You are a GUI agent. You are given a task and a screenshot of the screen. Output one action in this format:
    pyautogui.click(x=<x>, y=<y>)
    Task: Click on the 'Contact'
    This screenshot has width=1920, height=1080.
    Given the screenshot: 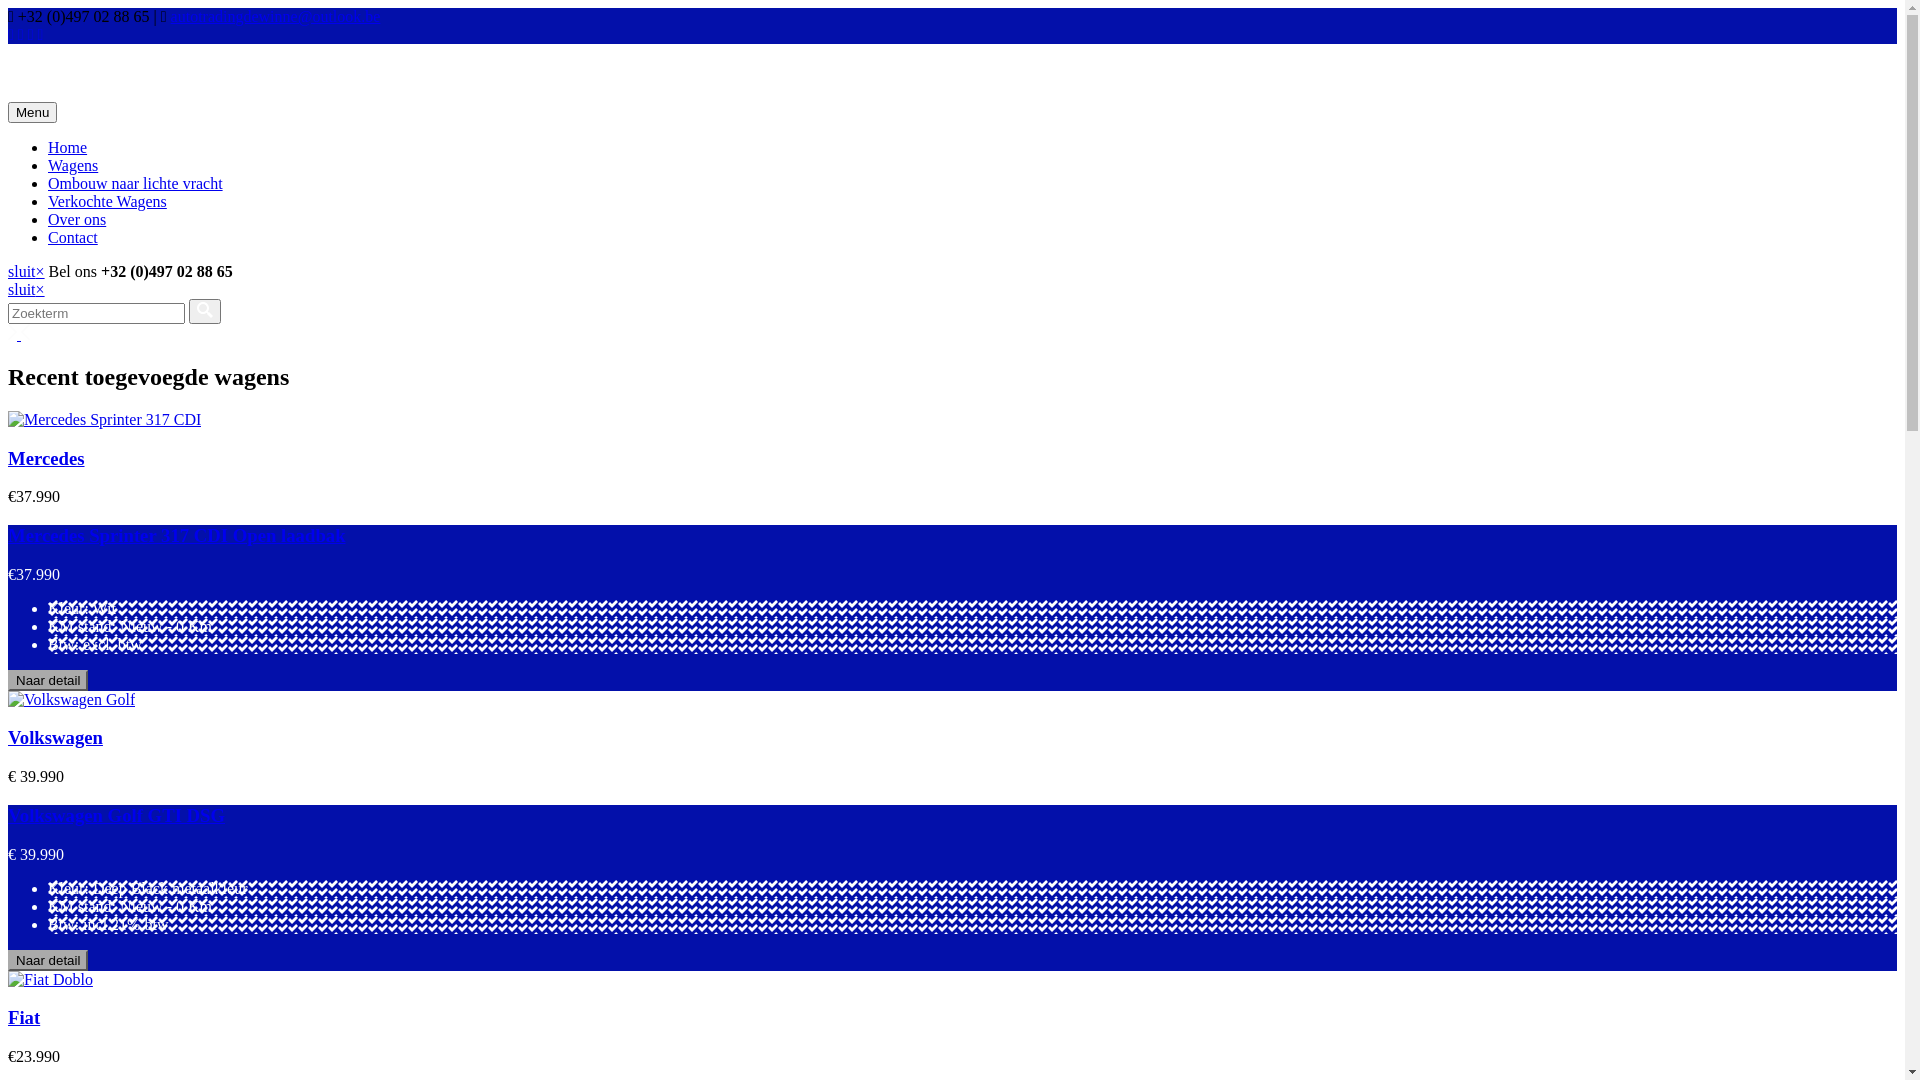 What is the action you would take?
    pyautogui.click(x=72, y=236)
    